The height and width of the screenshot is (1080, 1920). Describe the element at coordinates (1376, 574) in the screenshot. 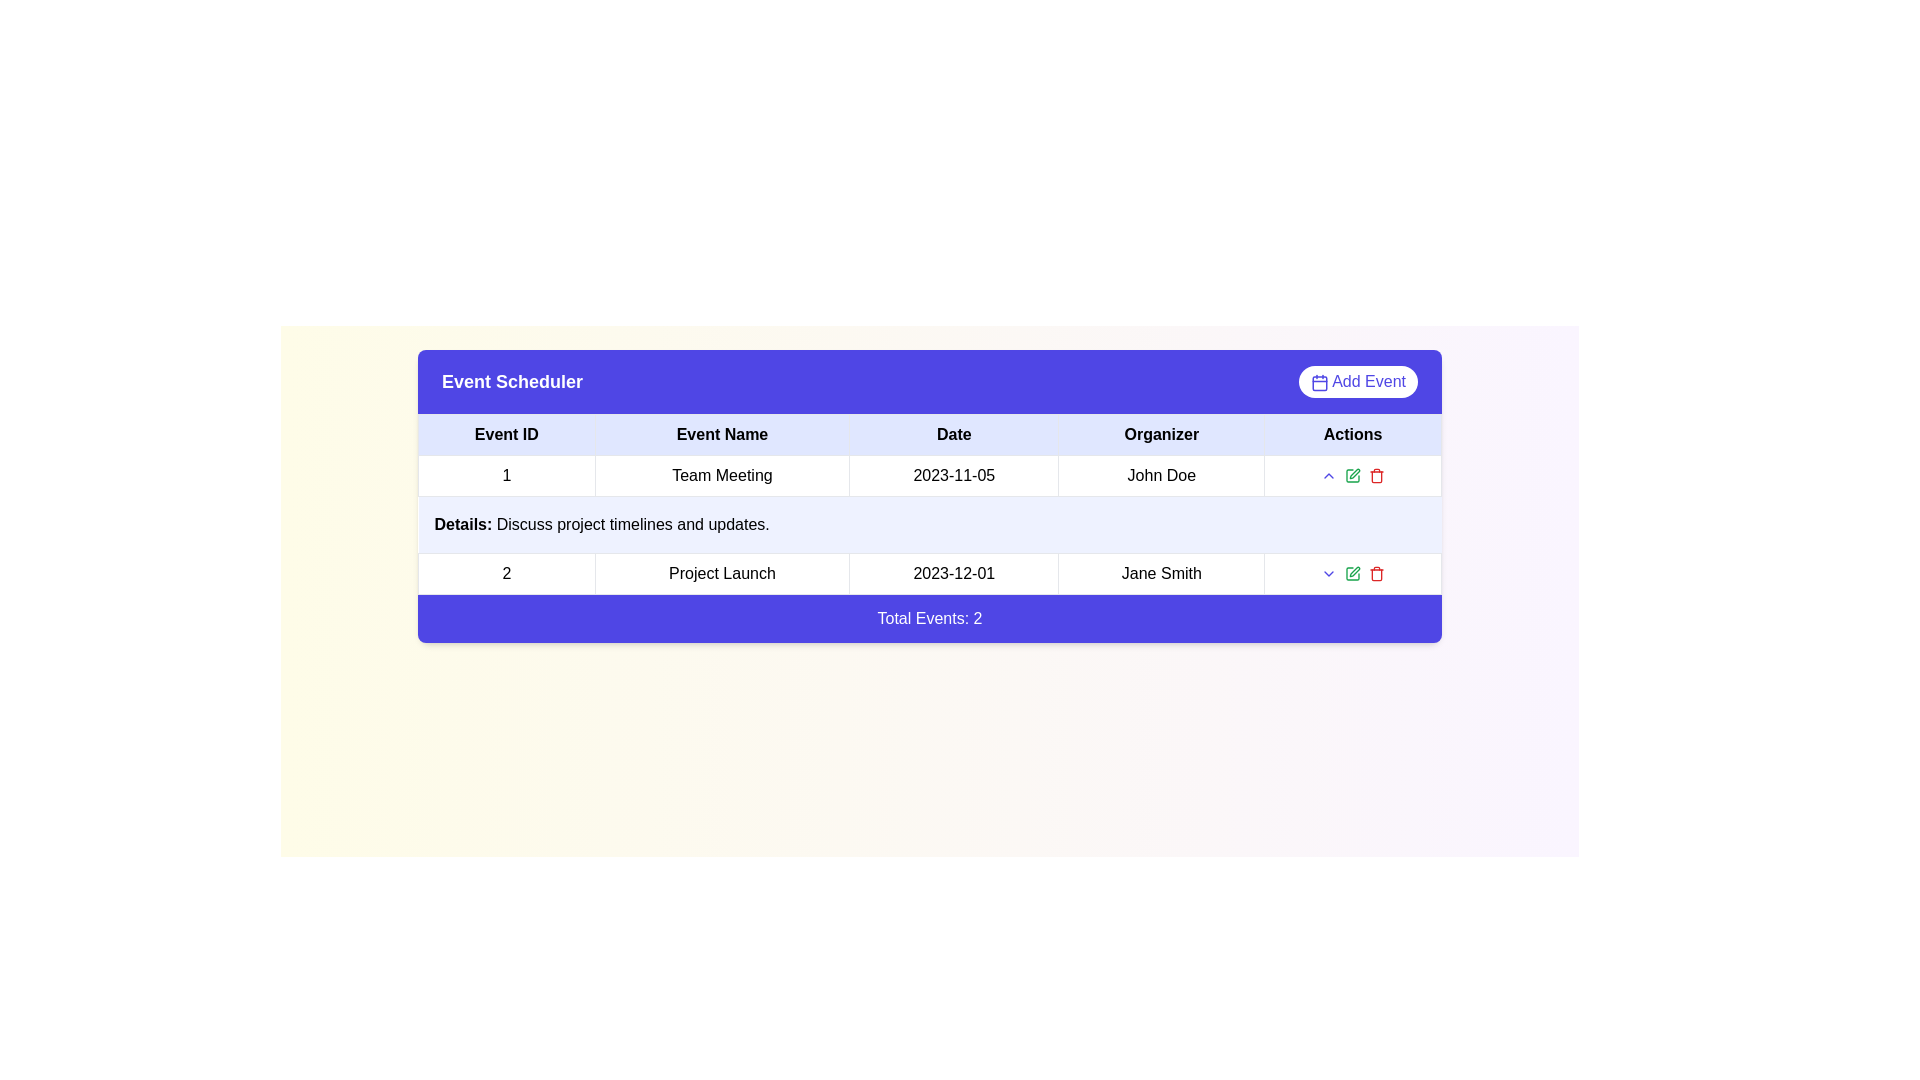

I see `the delete button located in the 'Actions' column of the 'Event Scheduler' interface, specifically the third action icon for the event 'Project Launch'` at that location.